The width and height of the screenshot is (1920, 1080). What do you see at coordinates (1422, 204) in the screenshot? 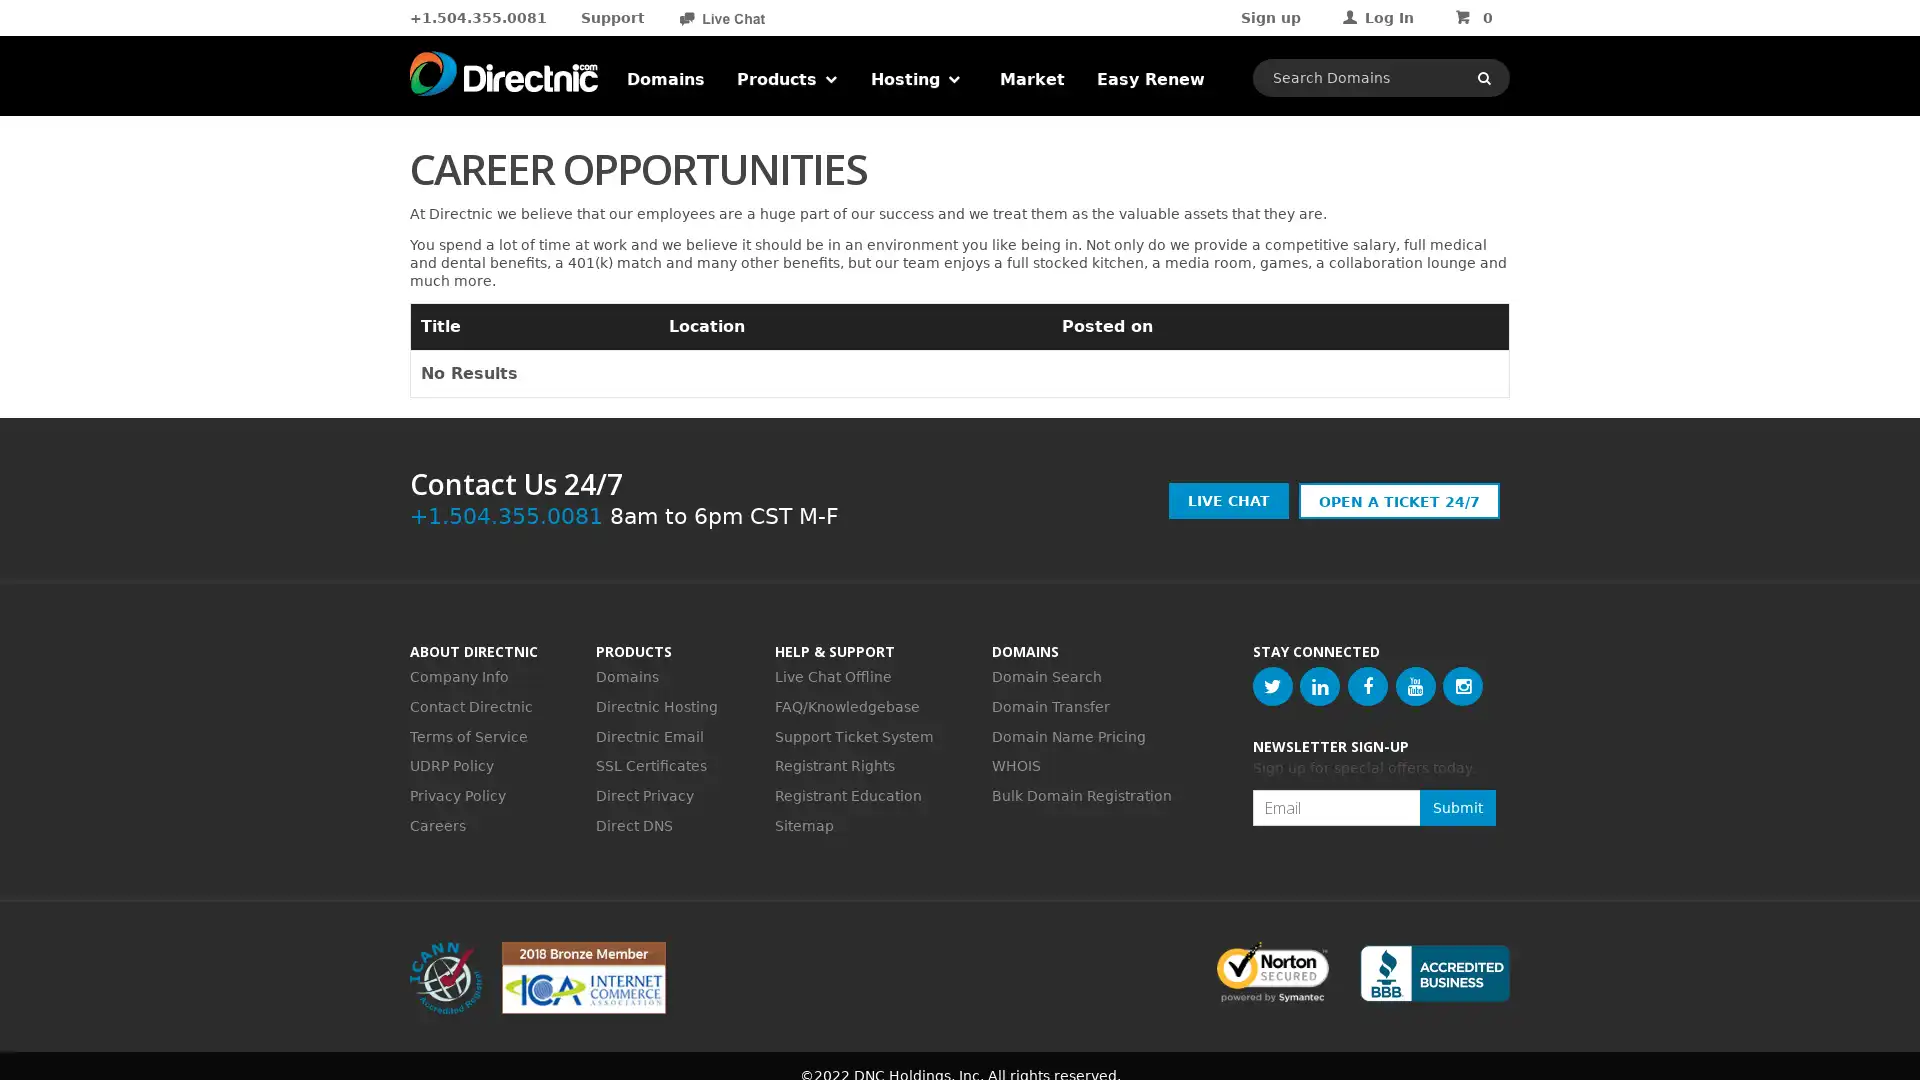
I see `LOGIN` at bounding box center [1422, 204].